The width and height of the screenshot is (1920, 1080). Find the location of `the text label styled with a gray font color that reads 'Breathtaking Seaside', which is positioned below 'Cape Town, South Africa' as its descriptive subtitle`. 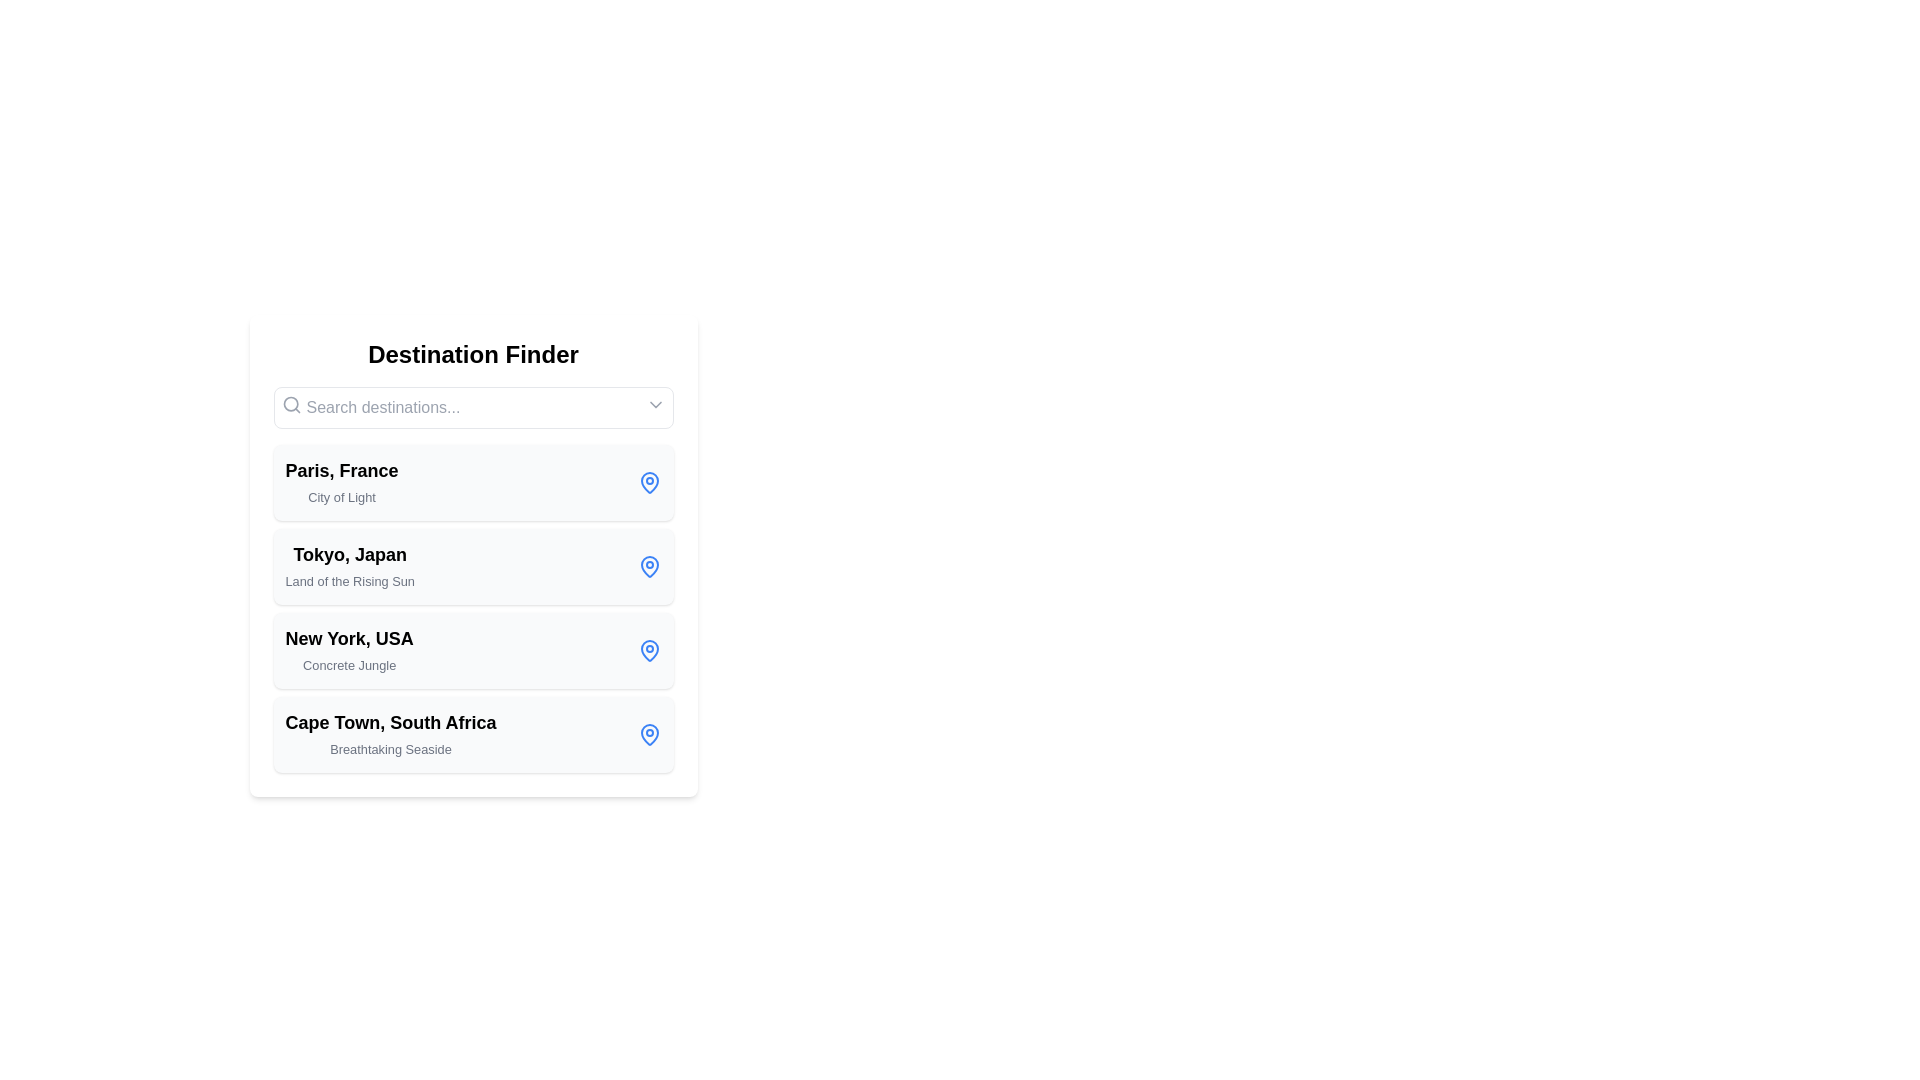

the text label styled with a gray font color that reads 'Breathtaking Seaside', which is positioned below 'Cape Town, South Africa' as its descriptive subtitle is located at coordinates (390, 749).